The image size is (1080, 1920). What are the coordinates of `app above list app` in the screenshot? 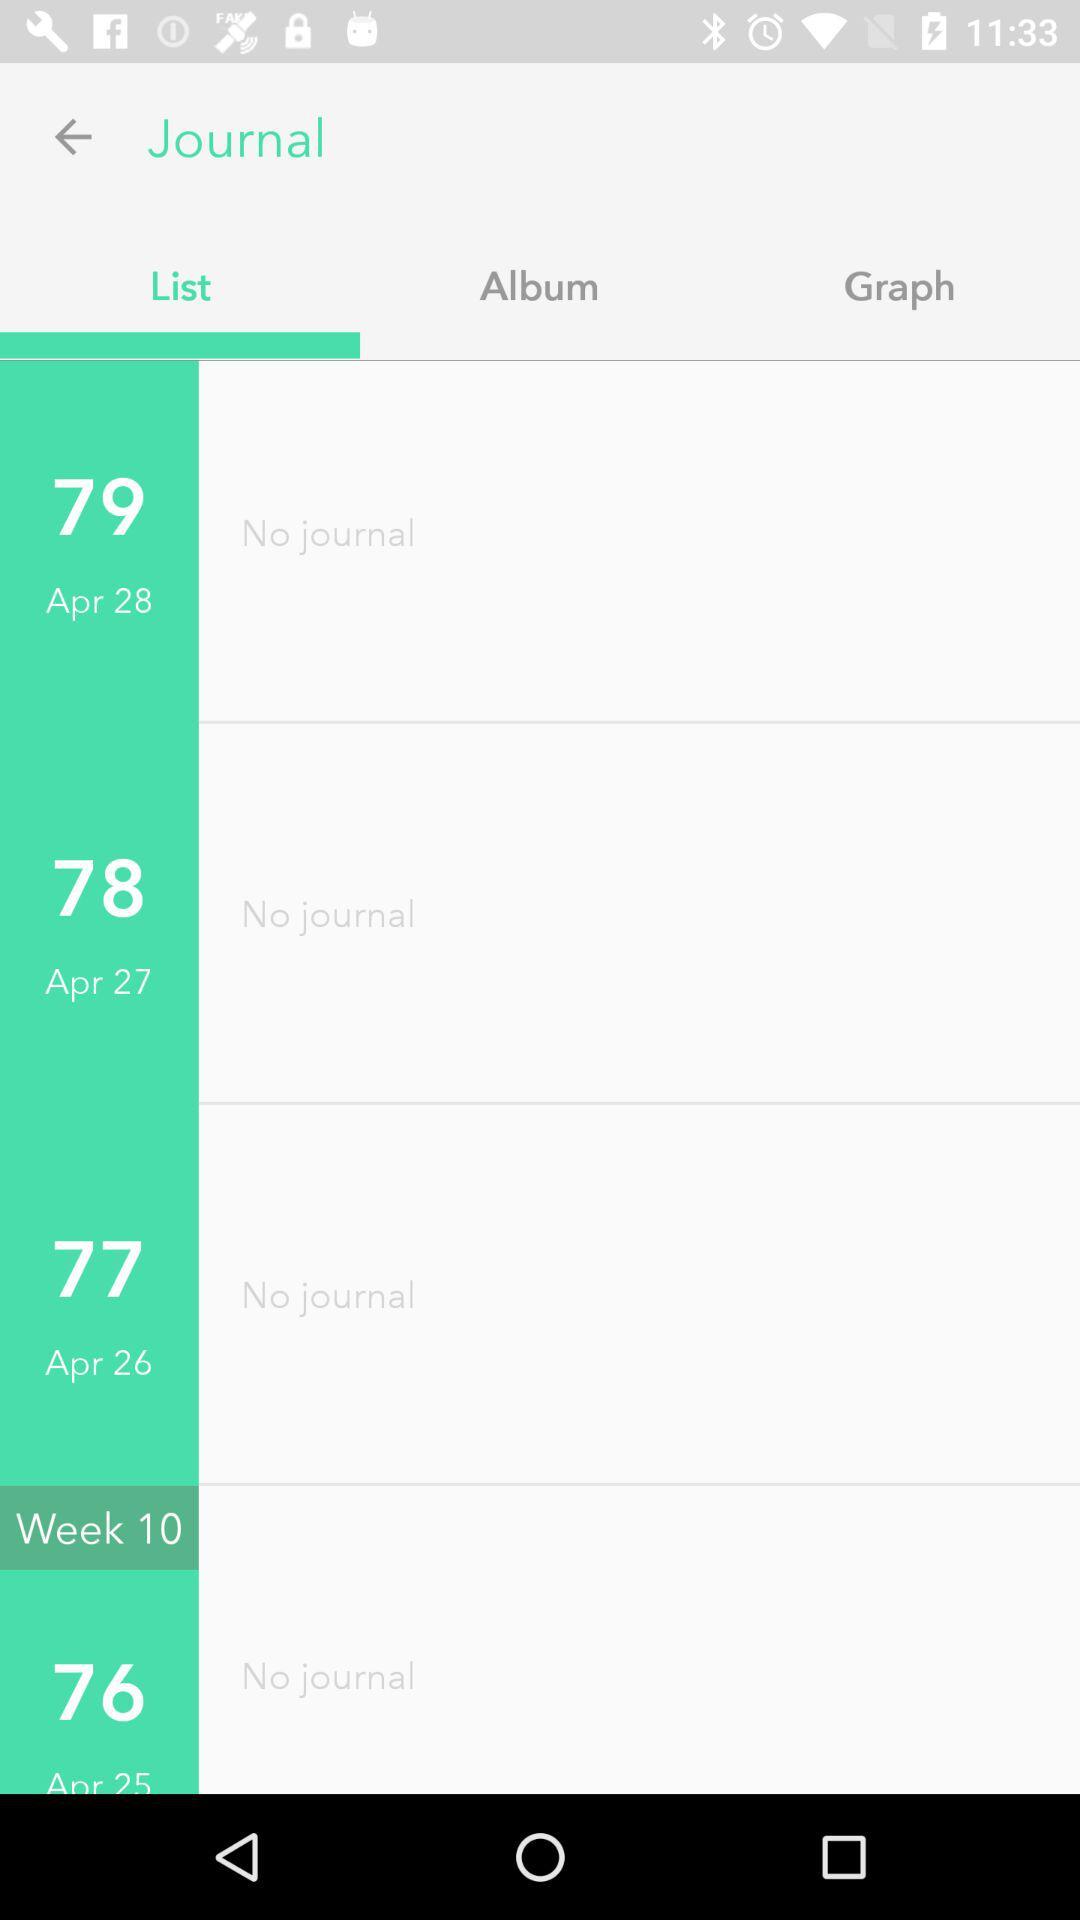 It's located at (72, 135).